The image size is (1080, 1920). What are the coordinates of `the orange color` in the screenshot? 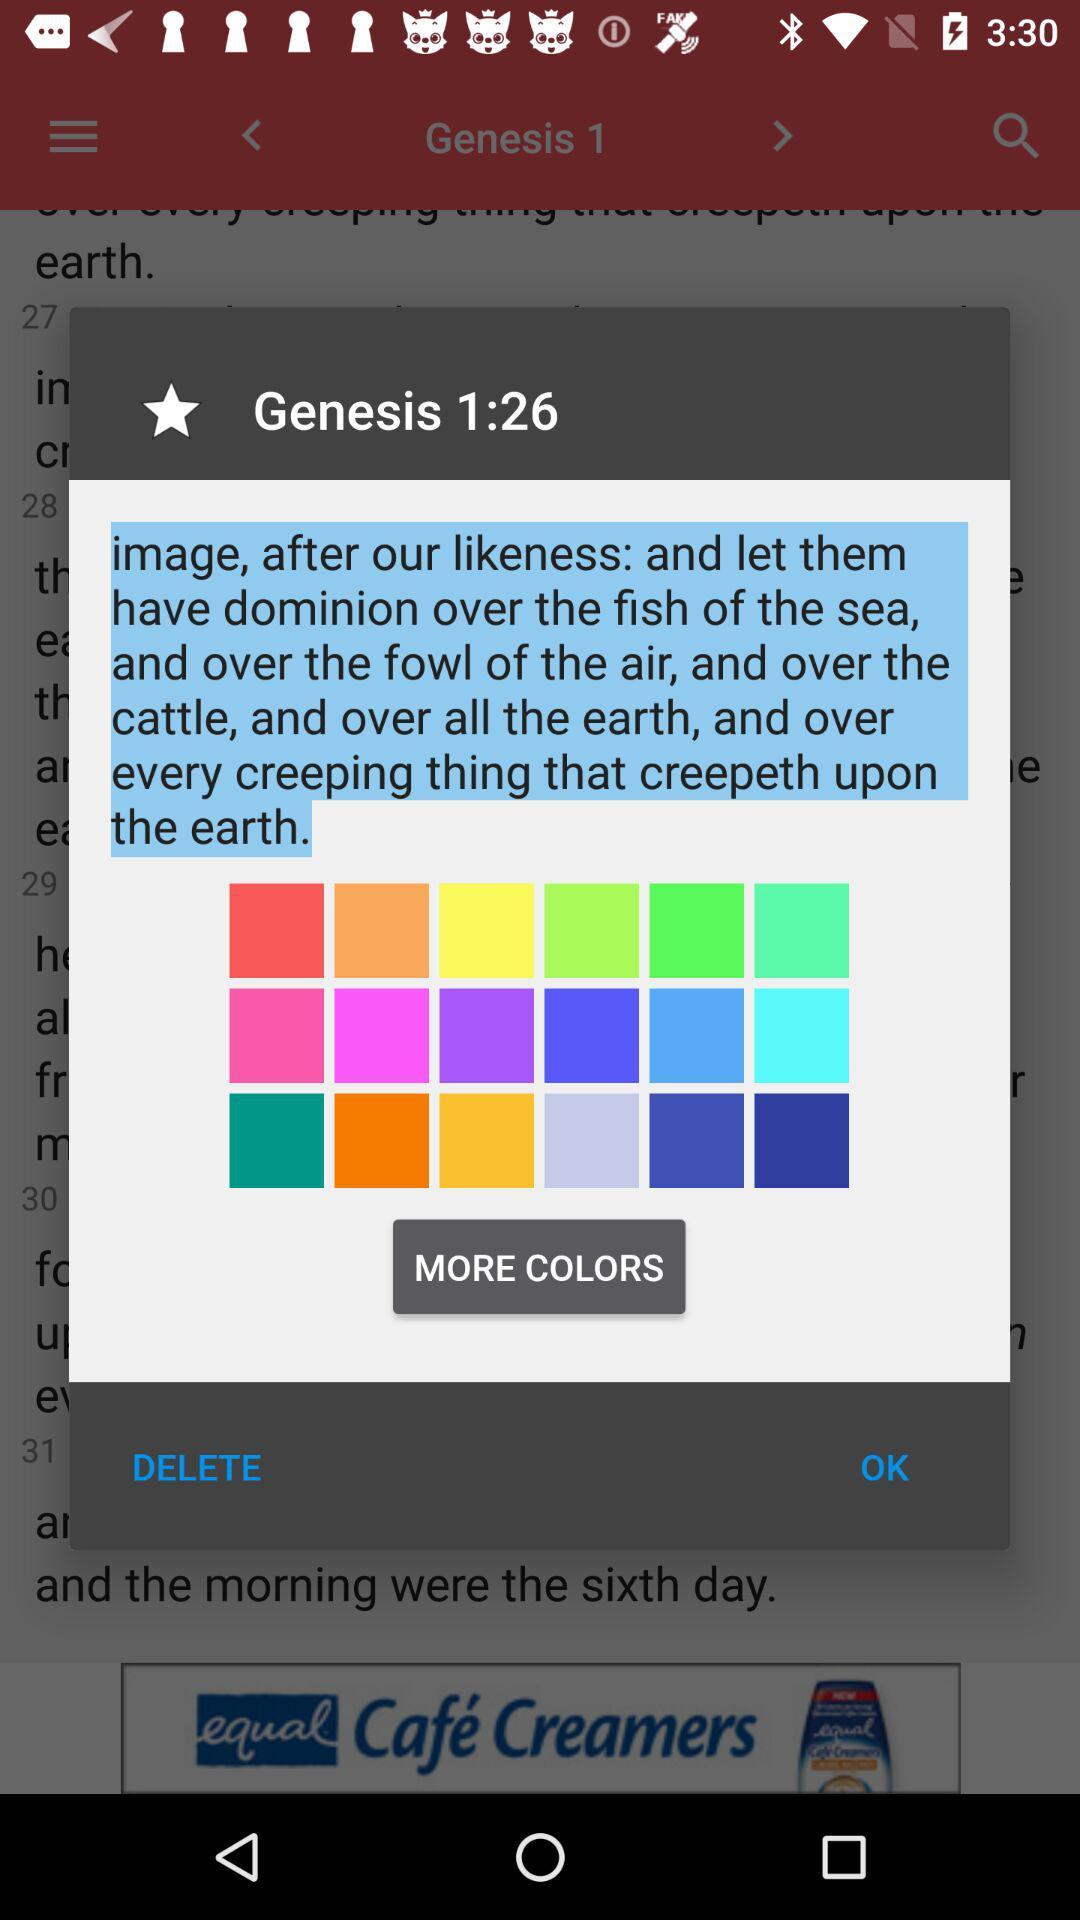 It's located at (381, 929).